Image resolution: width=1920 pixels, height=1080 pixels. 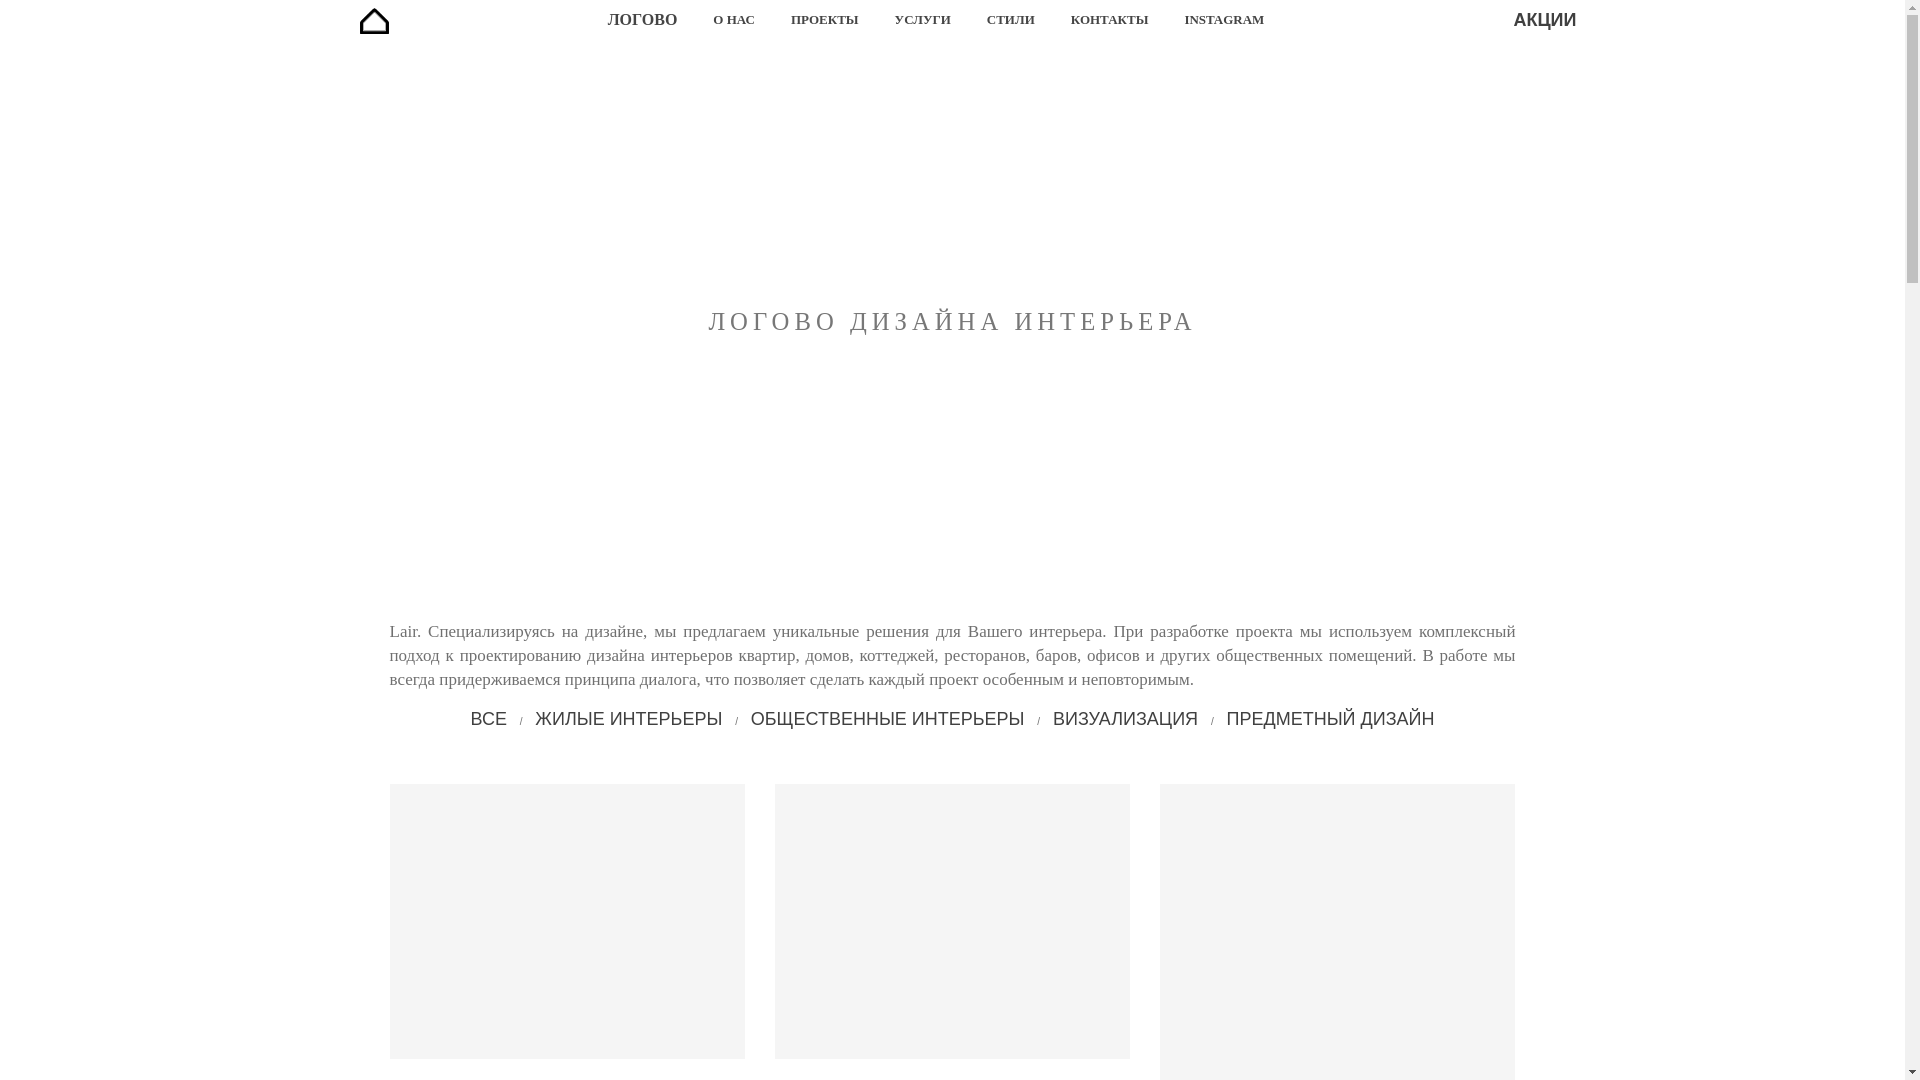 I want to click on 'INSTAGRAM', so click(x=1223, y=19).